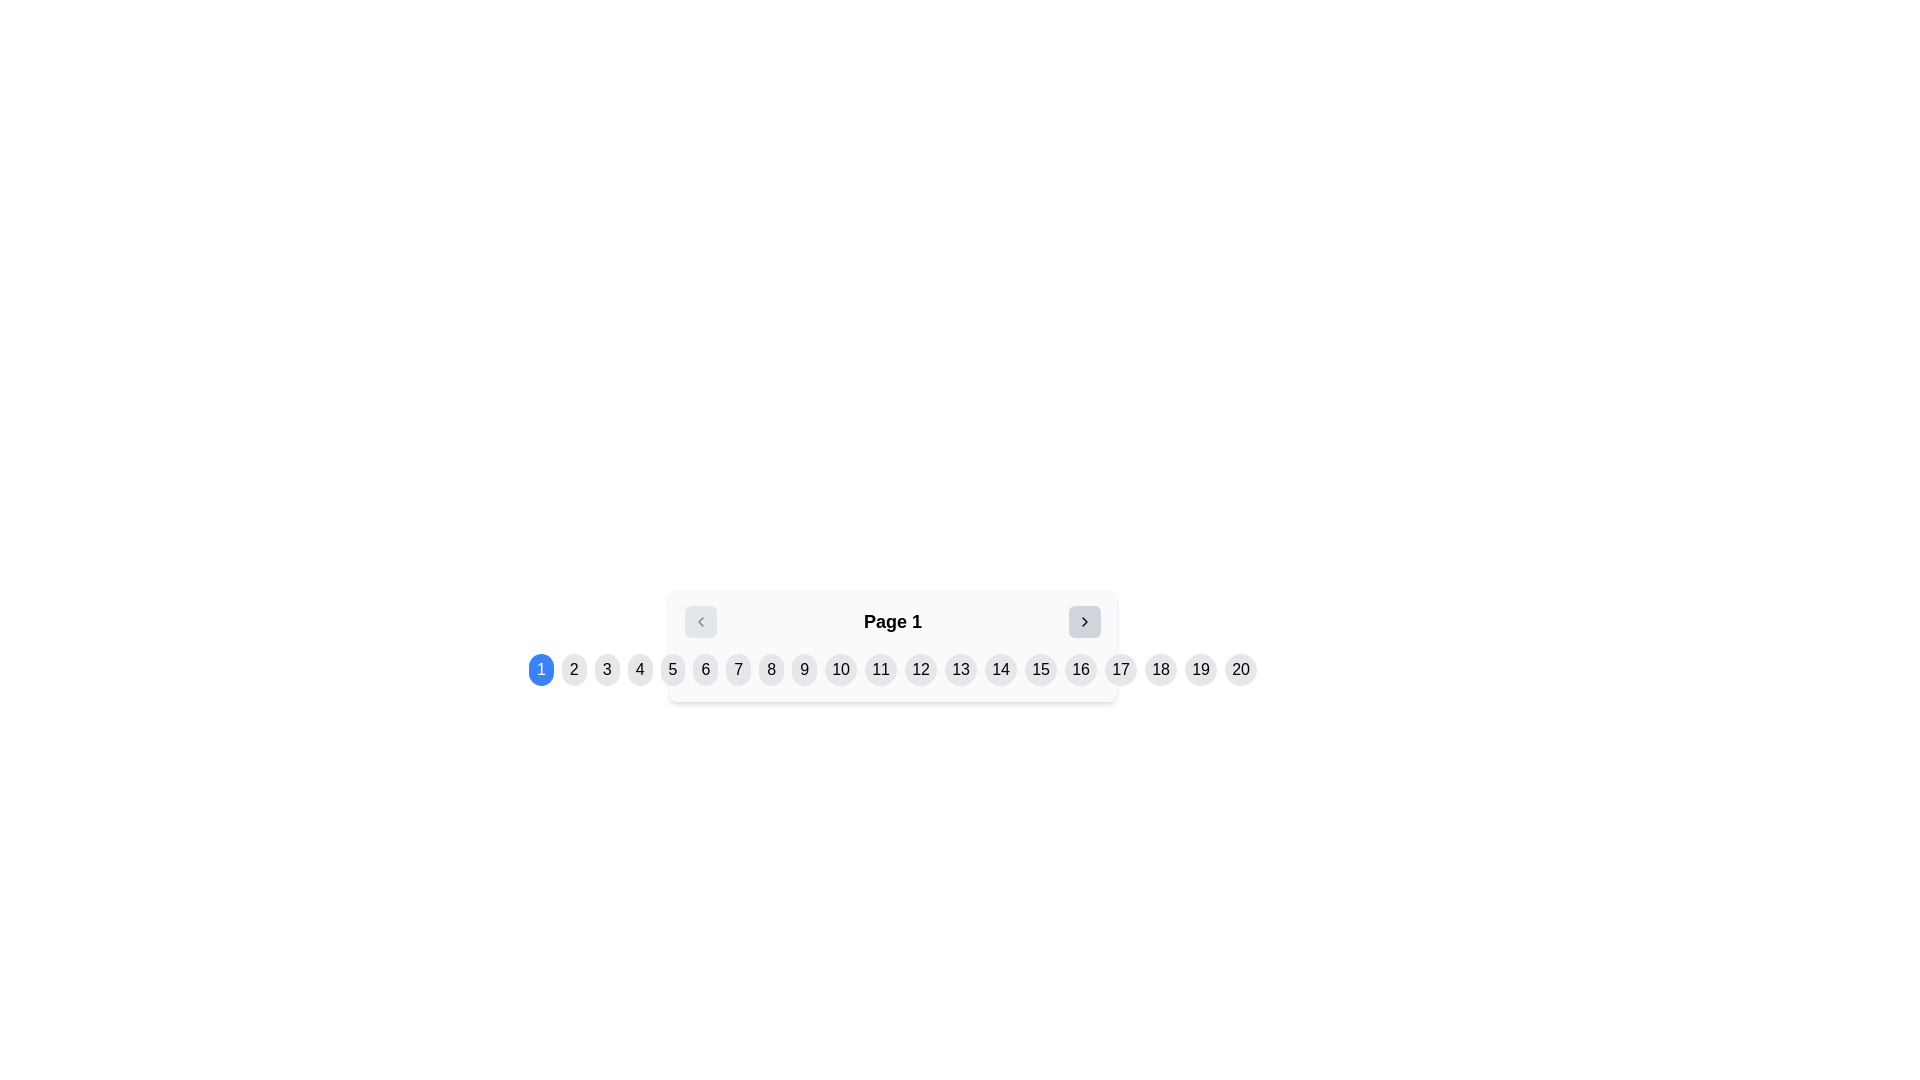 The height and width of the screenshot is (1080, 1920). What do you see at coordinates (640, 670) in the screenshot?
I see `the fourth pagination button labeled '4'` at bounding box center [640, 670].